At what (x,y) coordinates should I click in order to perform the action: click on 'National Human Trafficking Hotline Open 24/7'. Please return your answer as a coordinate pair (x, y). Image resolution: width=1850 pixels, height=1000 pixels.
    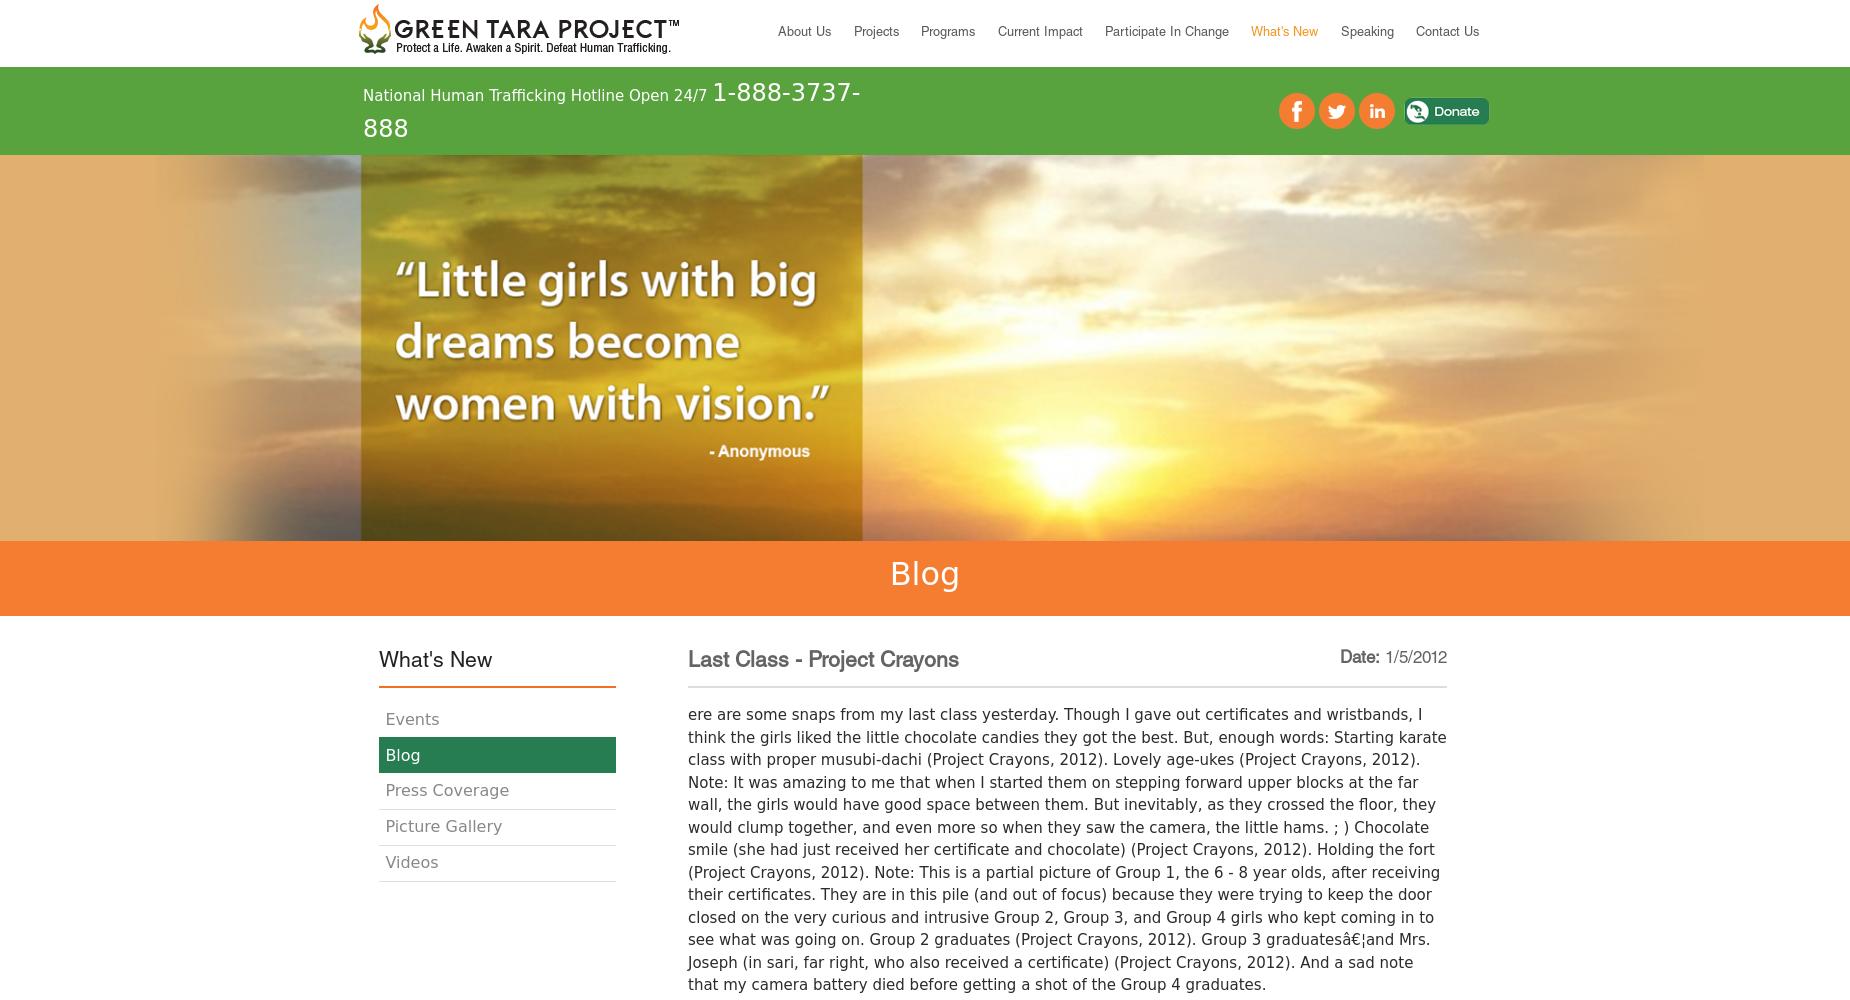
    Looking at the image, I should click on (537, 95).